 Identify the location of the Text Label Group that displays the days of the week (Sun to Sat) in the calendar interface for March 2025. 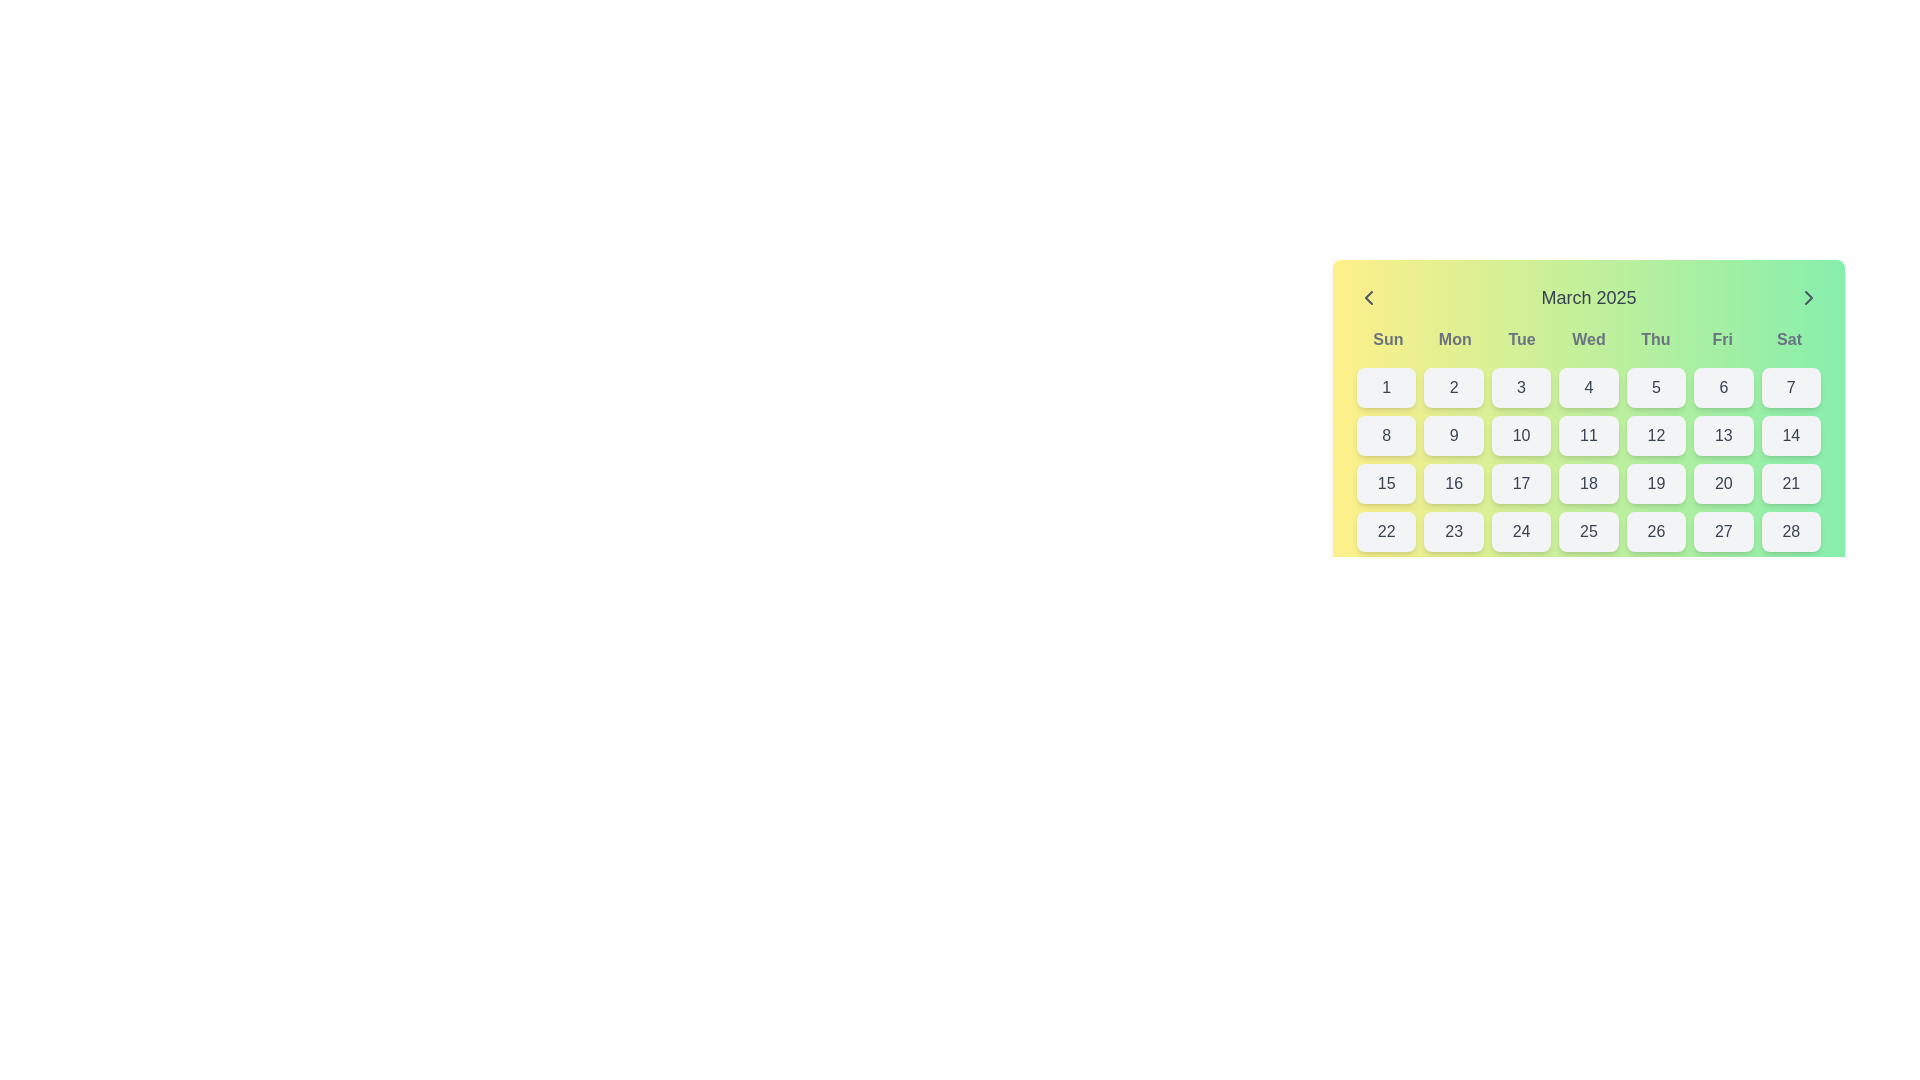
(1587, 338).